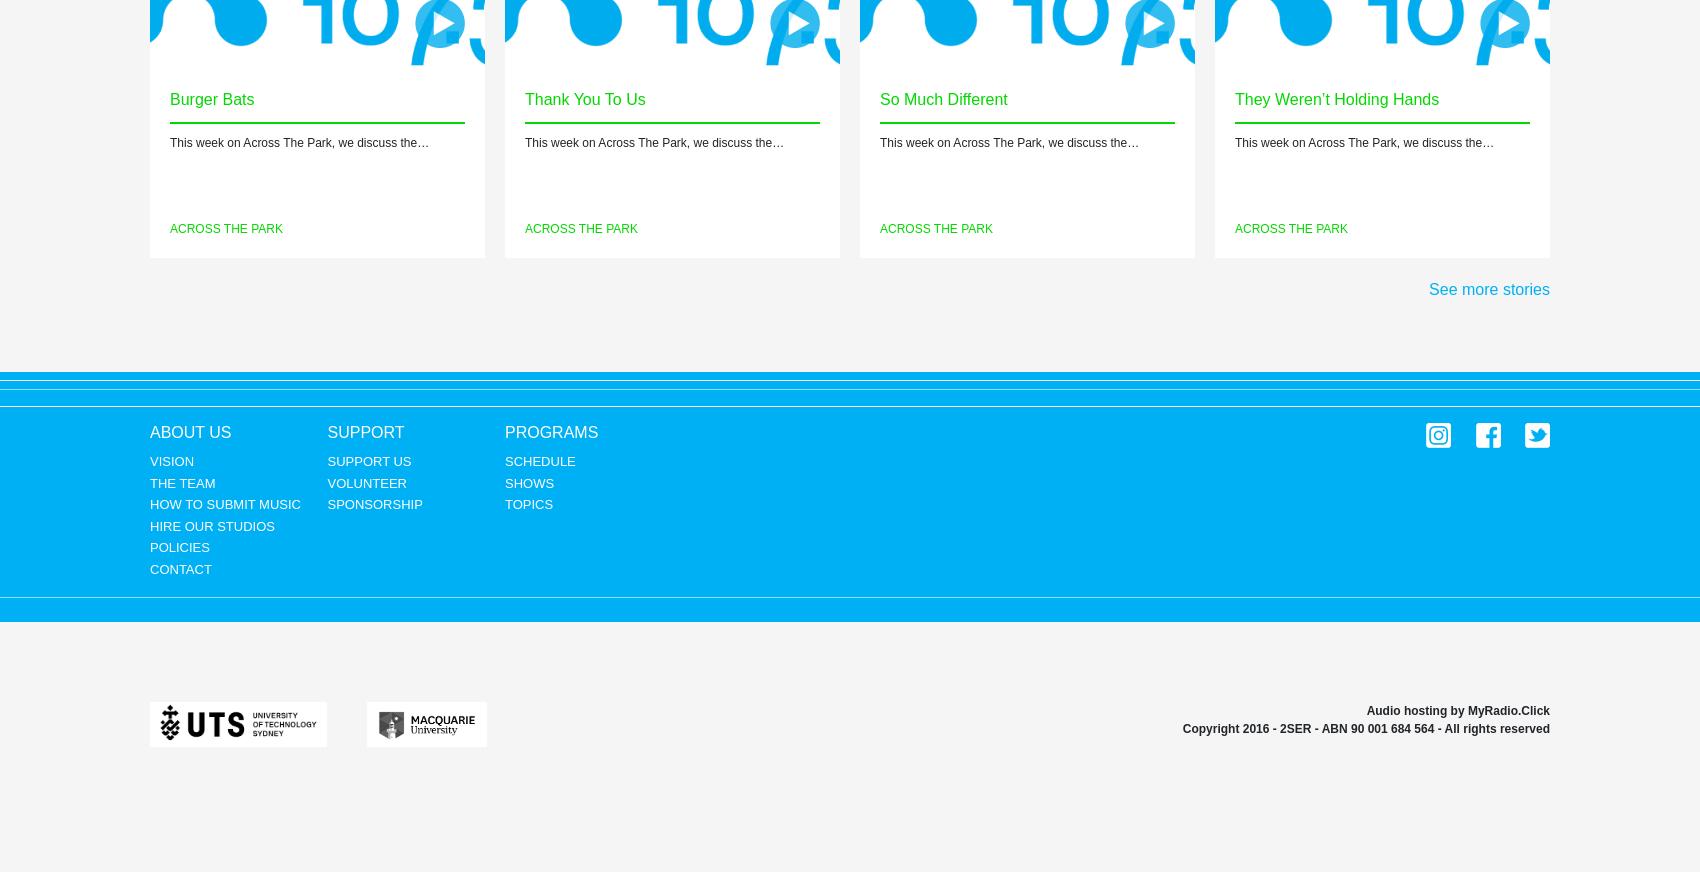 This screenshot has width=1700, height=872. I want to click on 'Thank You To Us', so click(583, 97).